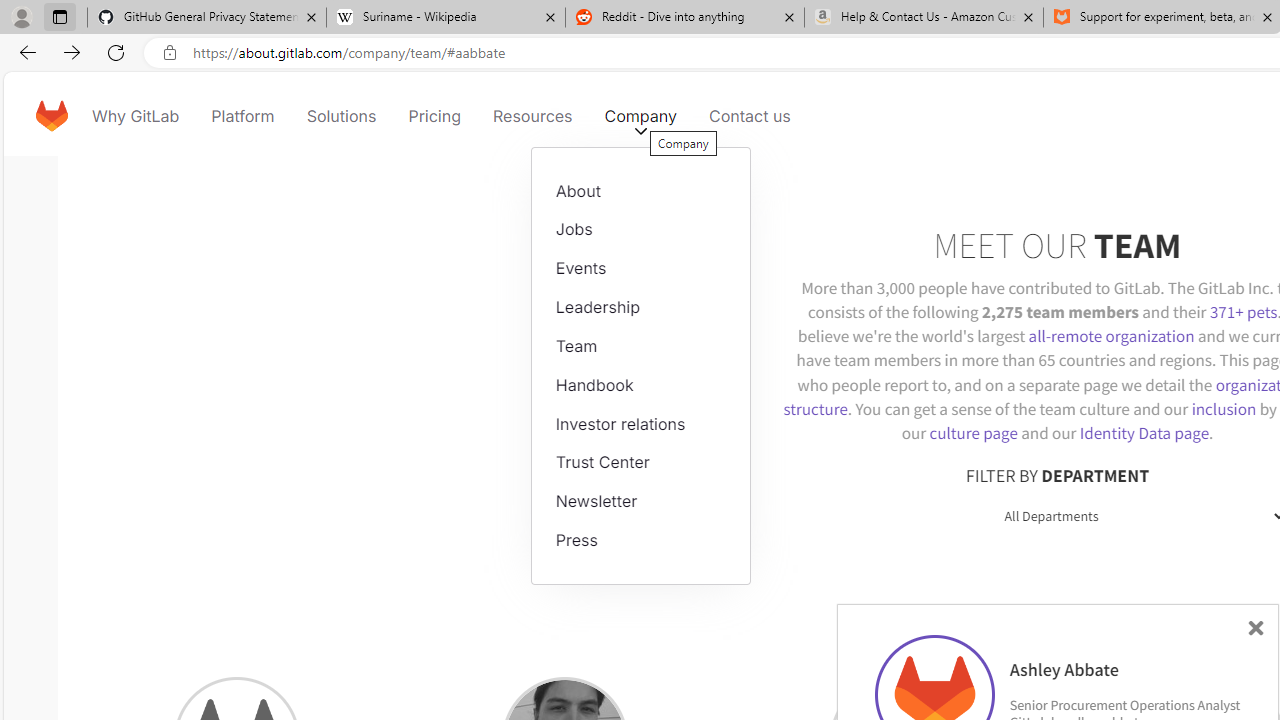 Image resolution: width=1280 pixels, height=720 pixels. Describe the element at coordinates (532, 115) in the screenshot. I see `'Resources'` at that location.